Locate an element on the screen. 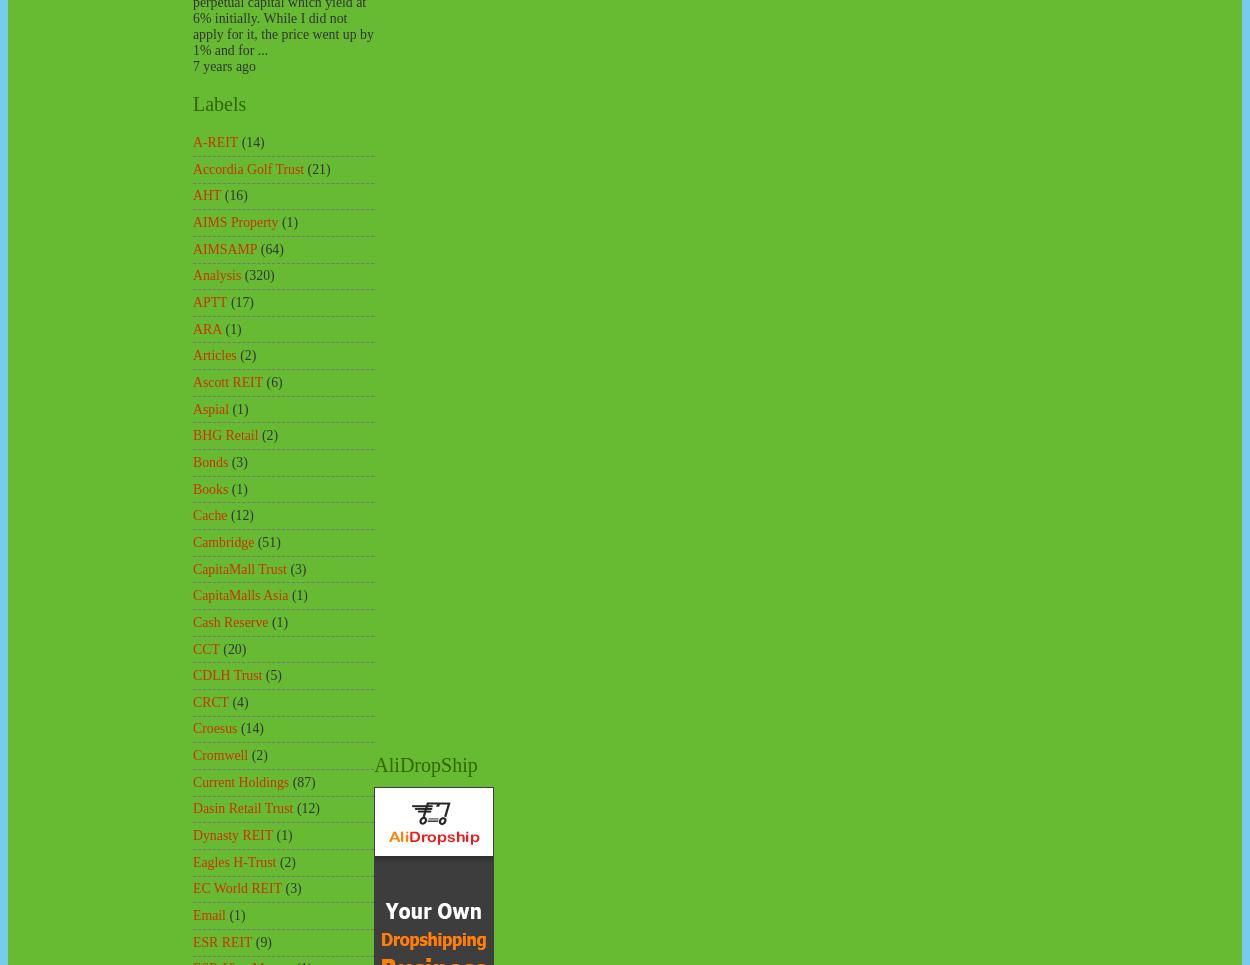 The image size is (1250, 965). 'AIMSAMP' is located at coordinates (224, 247).